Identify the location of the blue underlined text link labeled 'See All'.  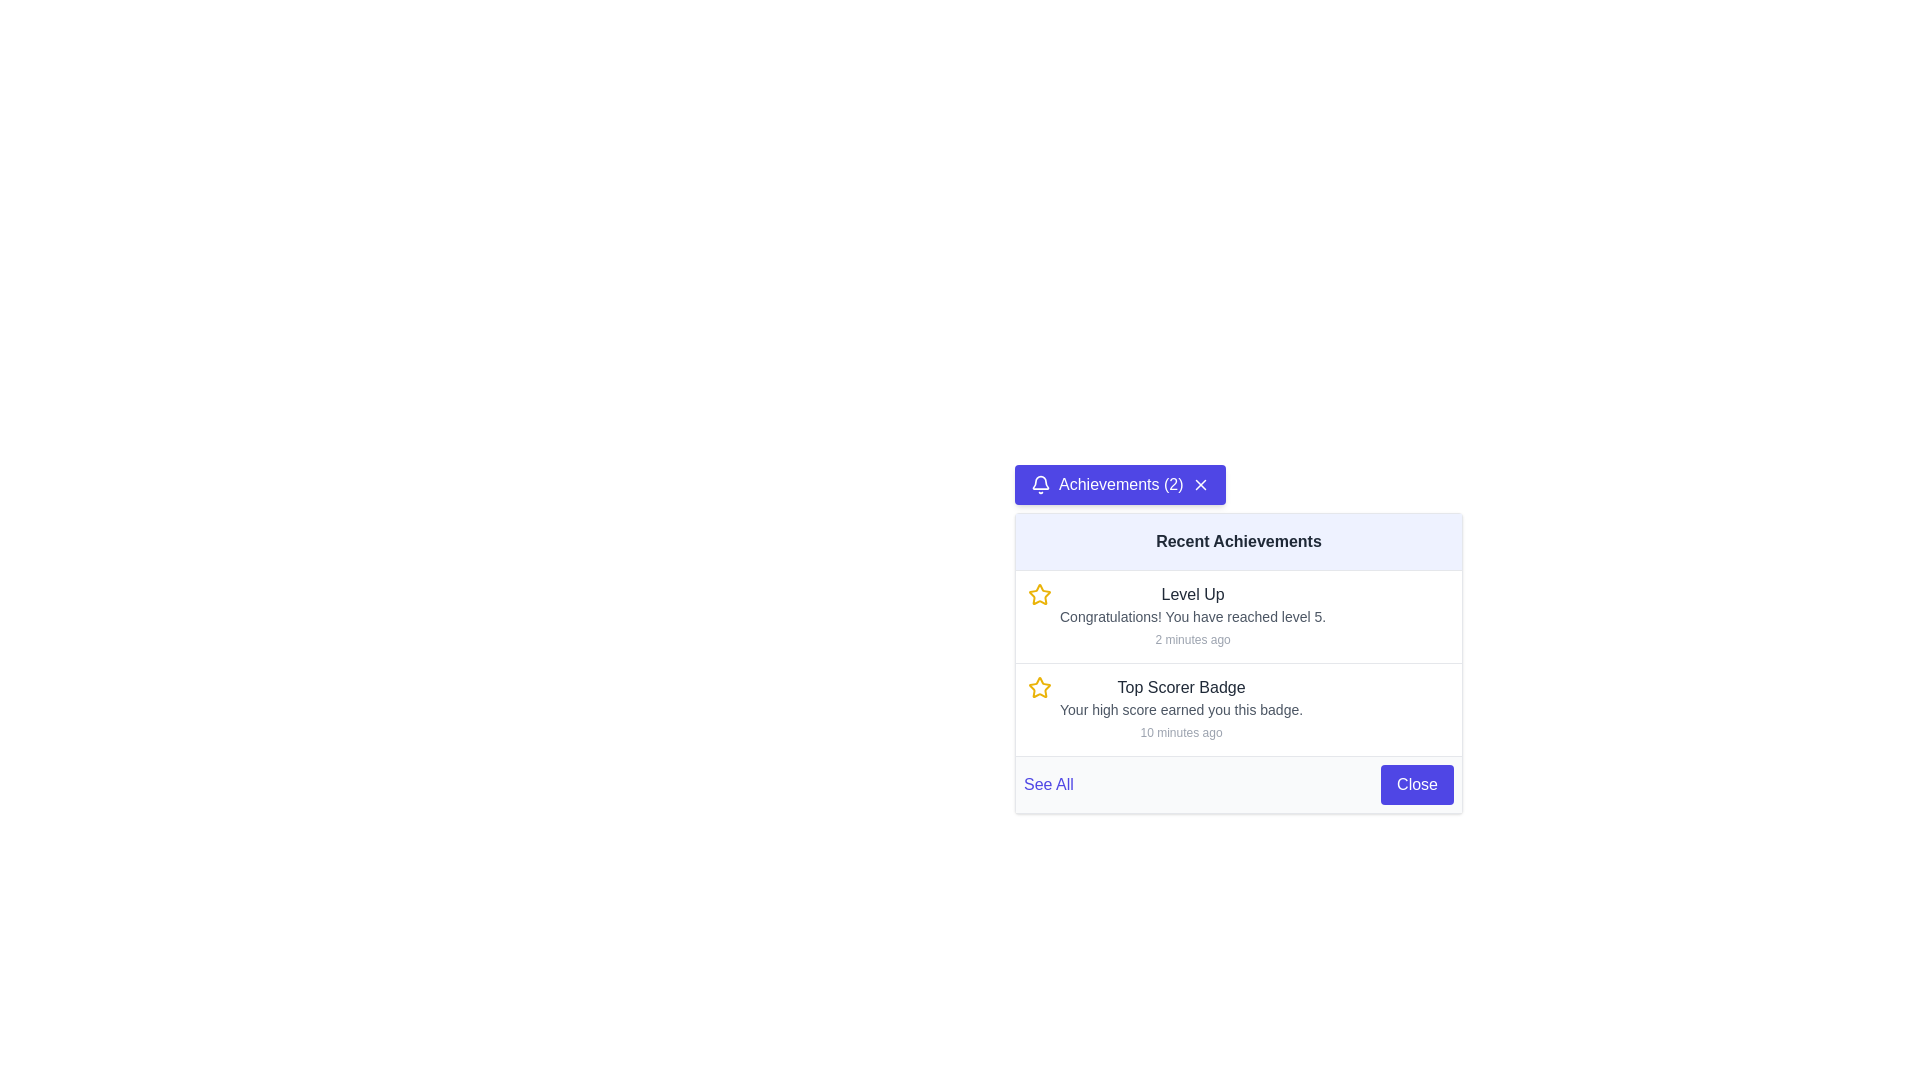
(1047, 784).